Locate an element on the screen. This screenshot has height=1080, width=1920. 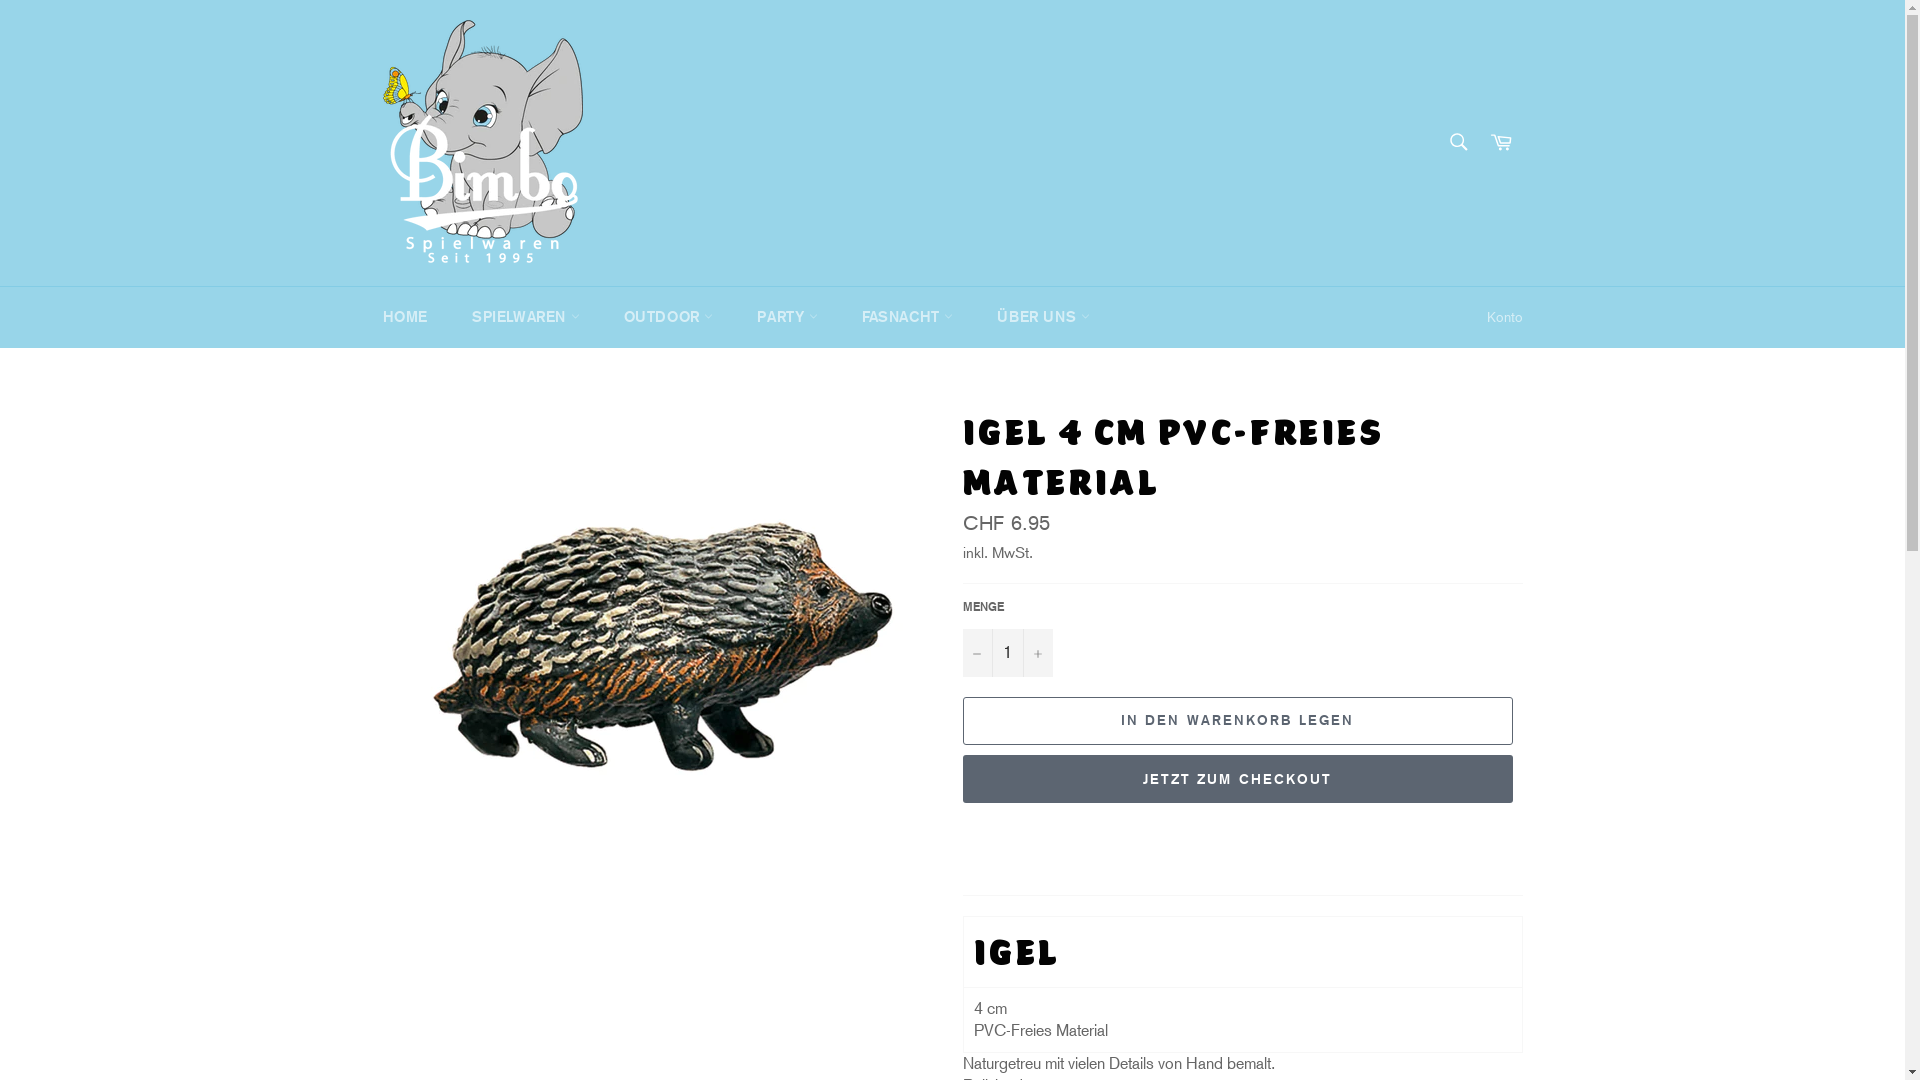
'Suchen' is located at coordinates (1434, 140).